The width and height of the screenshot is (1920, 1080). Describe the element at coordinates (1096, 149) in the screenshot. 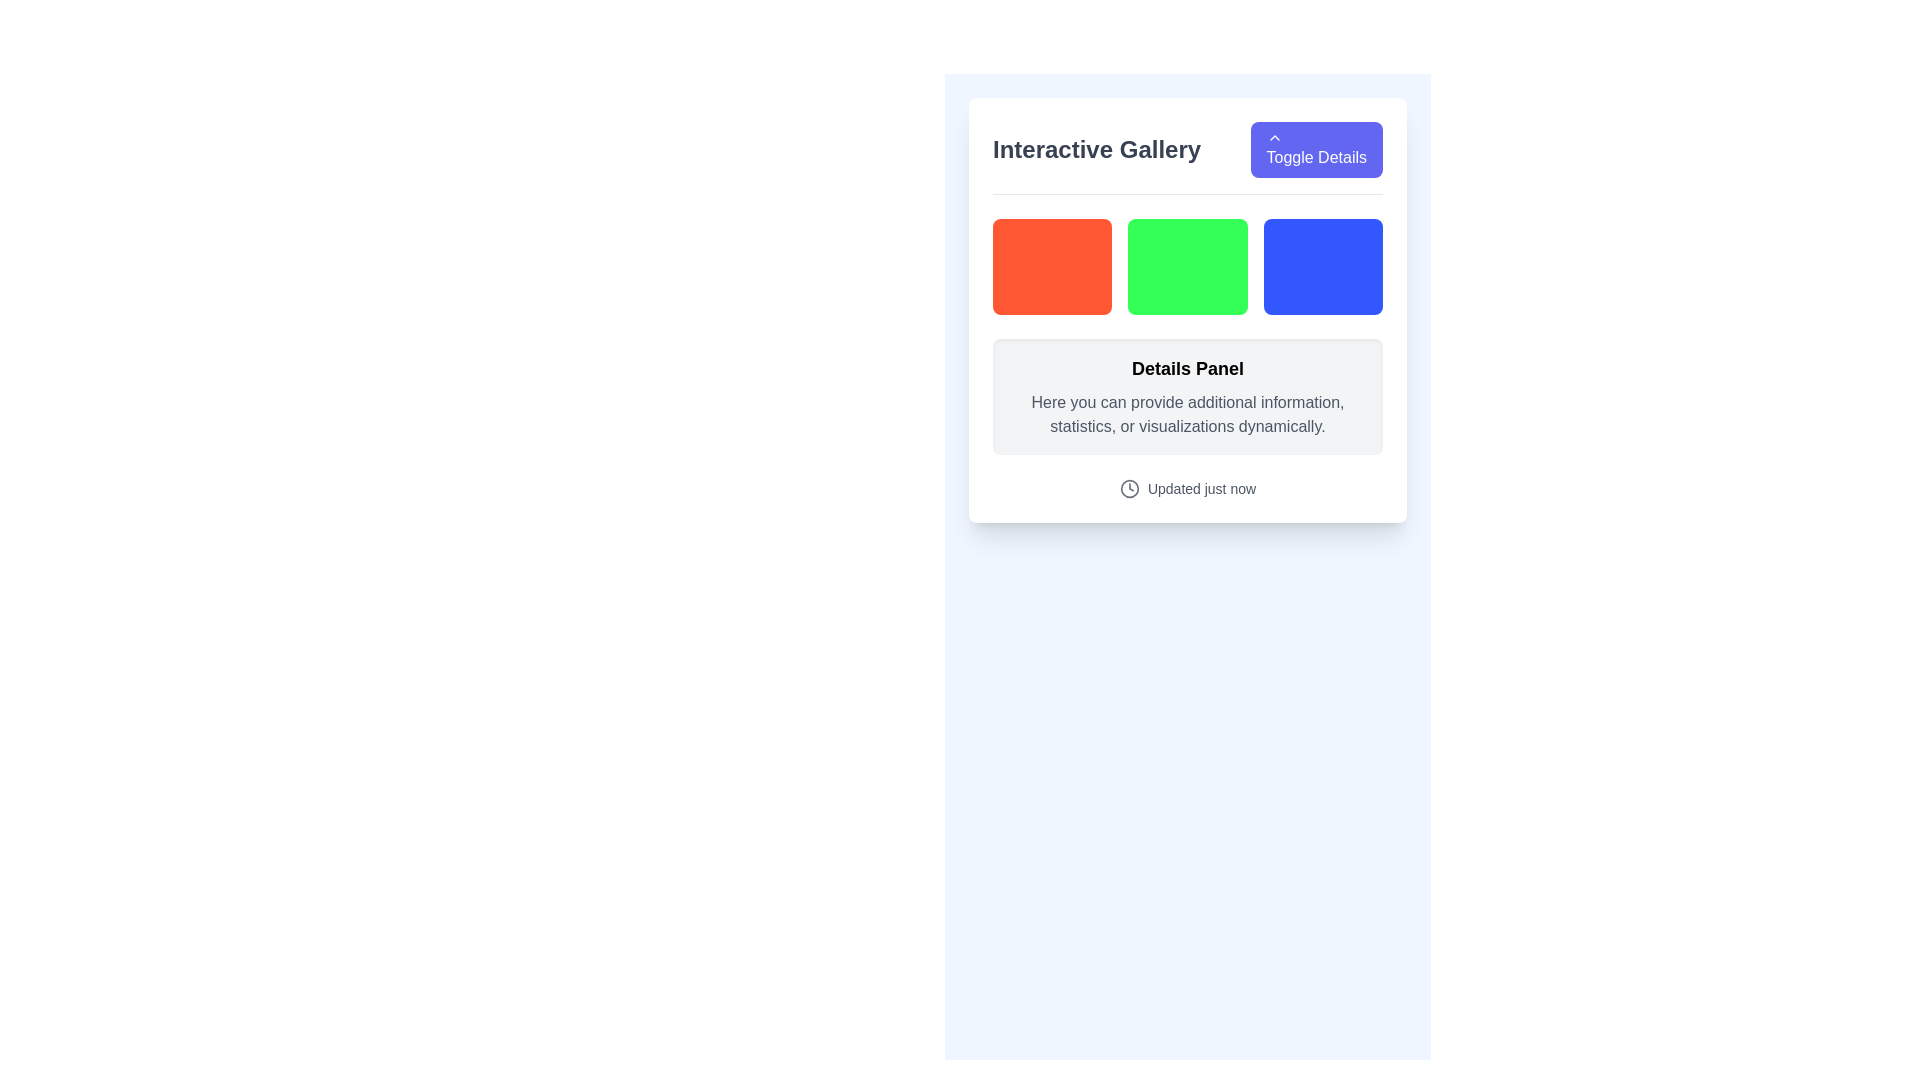

I see `the 'Interactive Gallery' text heading` at that location.